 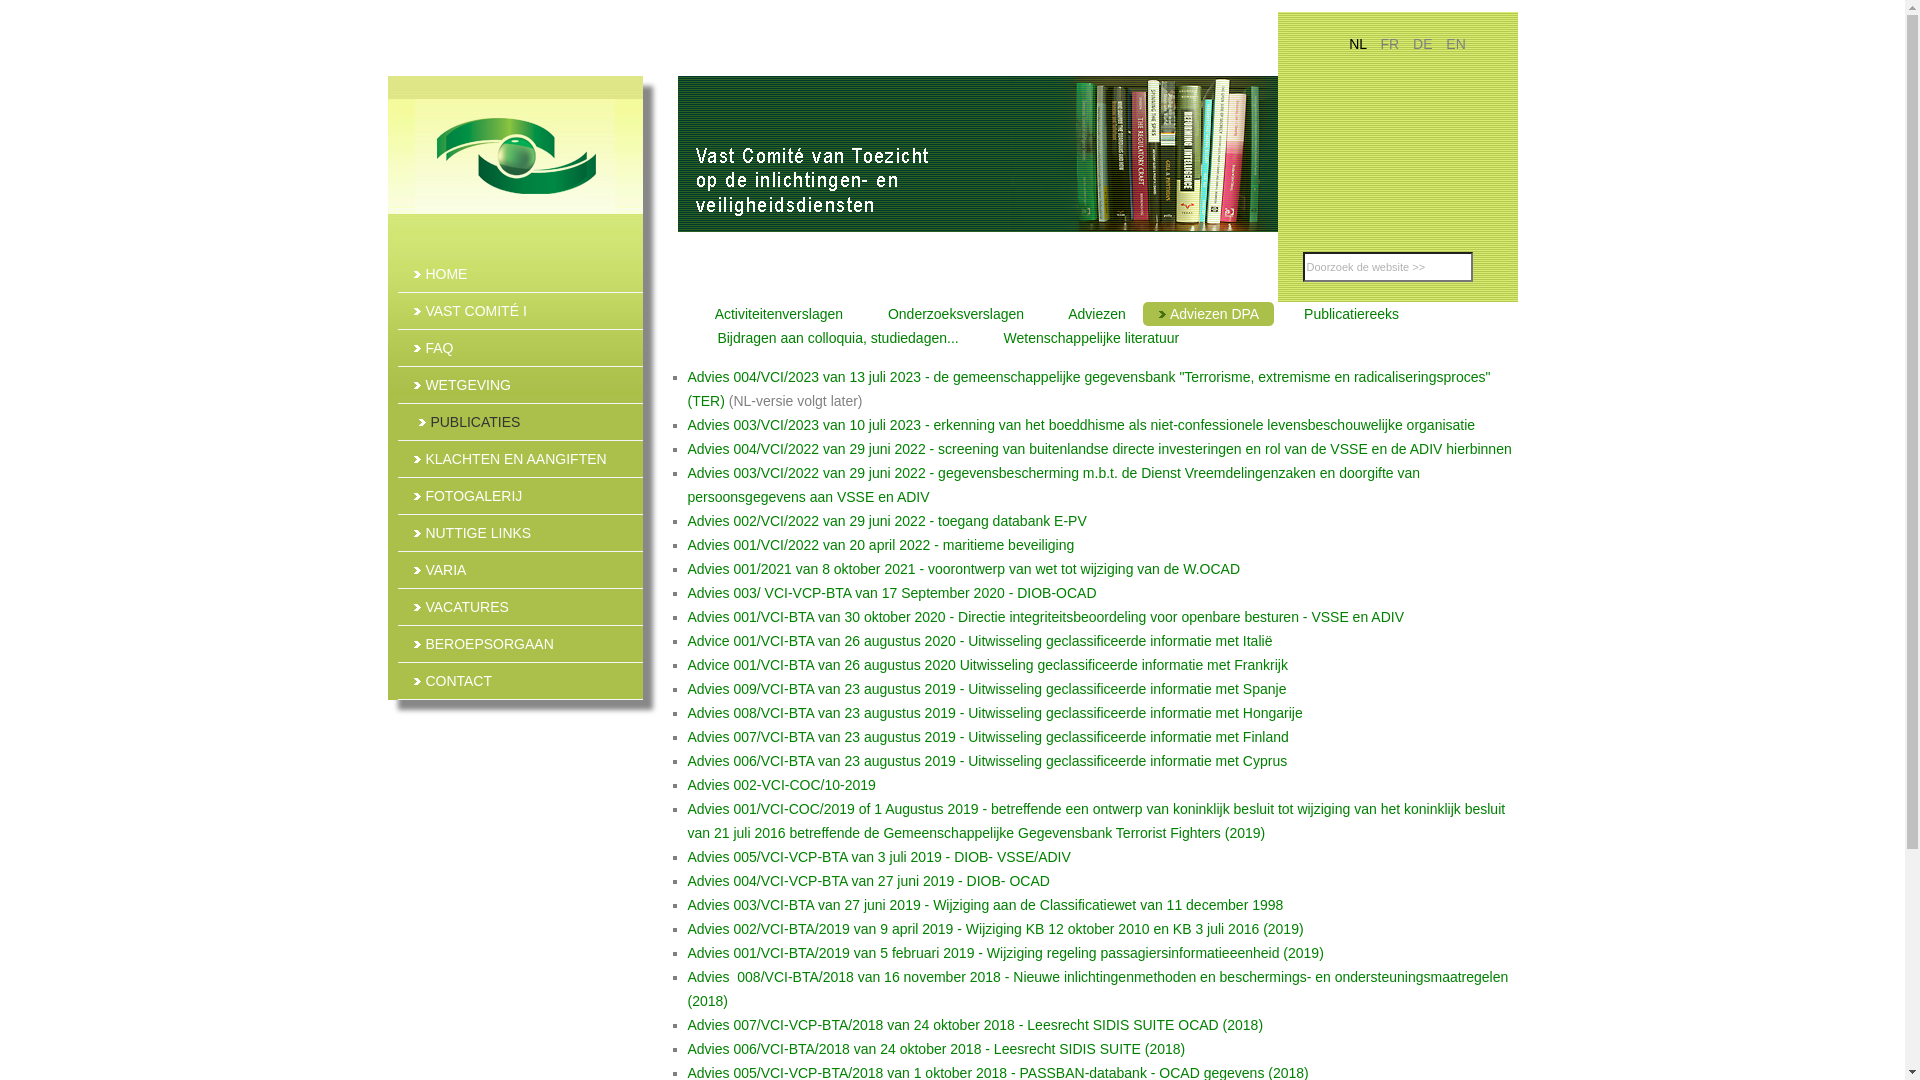 I want to click on 'Advies 005/VCI-VCP-BTA van 3 juli 2019 - DIOB- VSSE/ADIV', so click(x=879, y=855).